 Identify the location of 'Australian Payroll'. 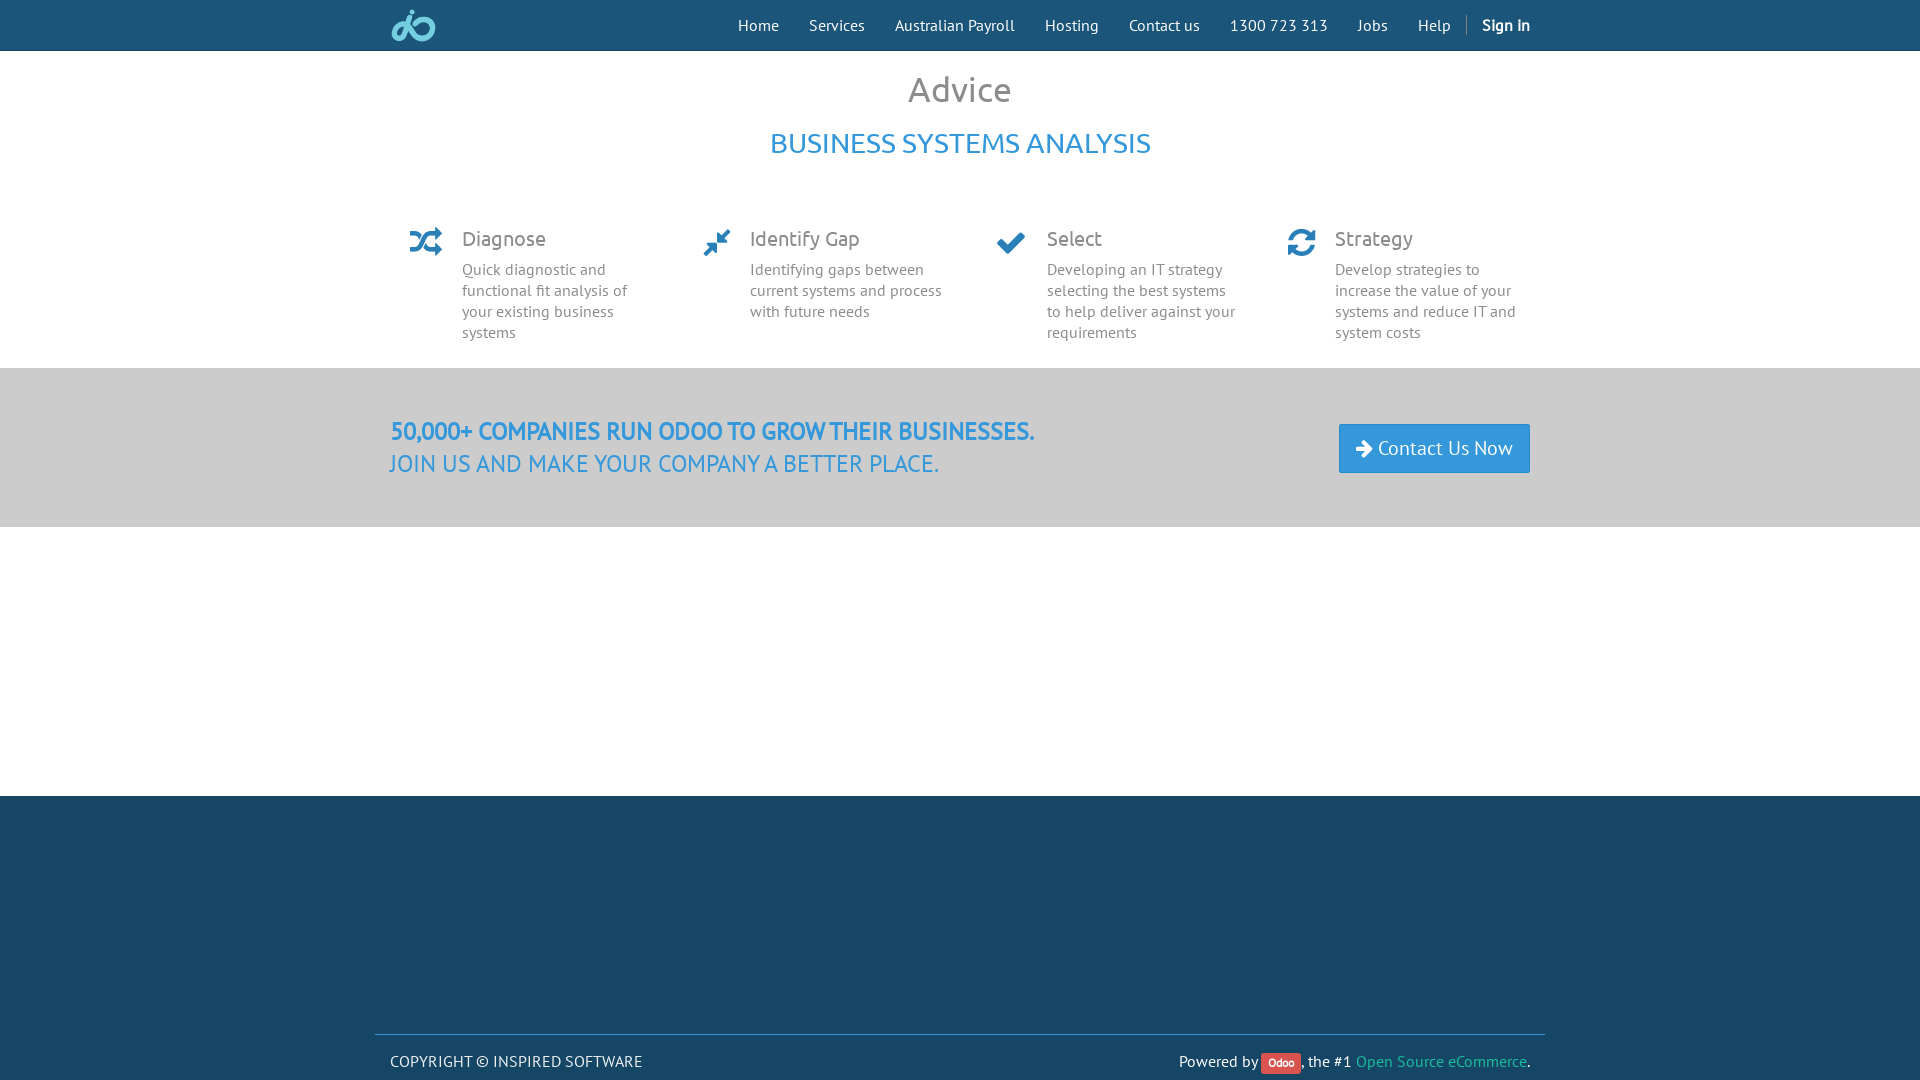
(879, 24).